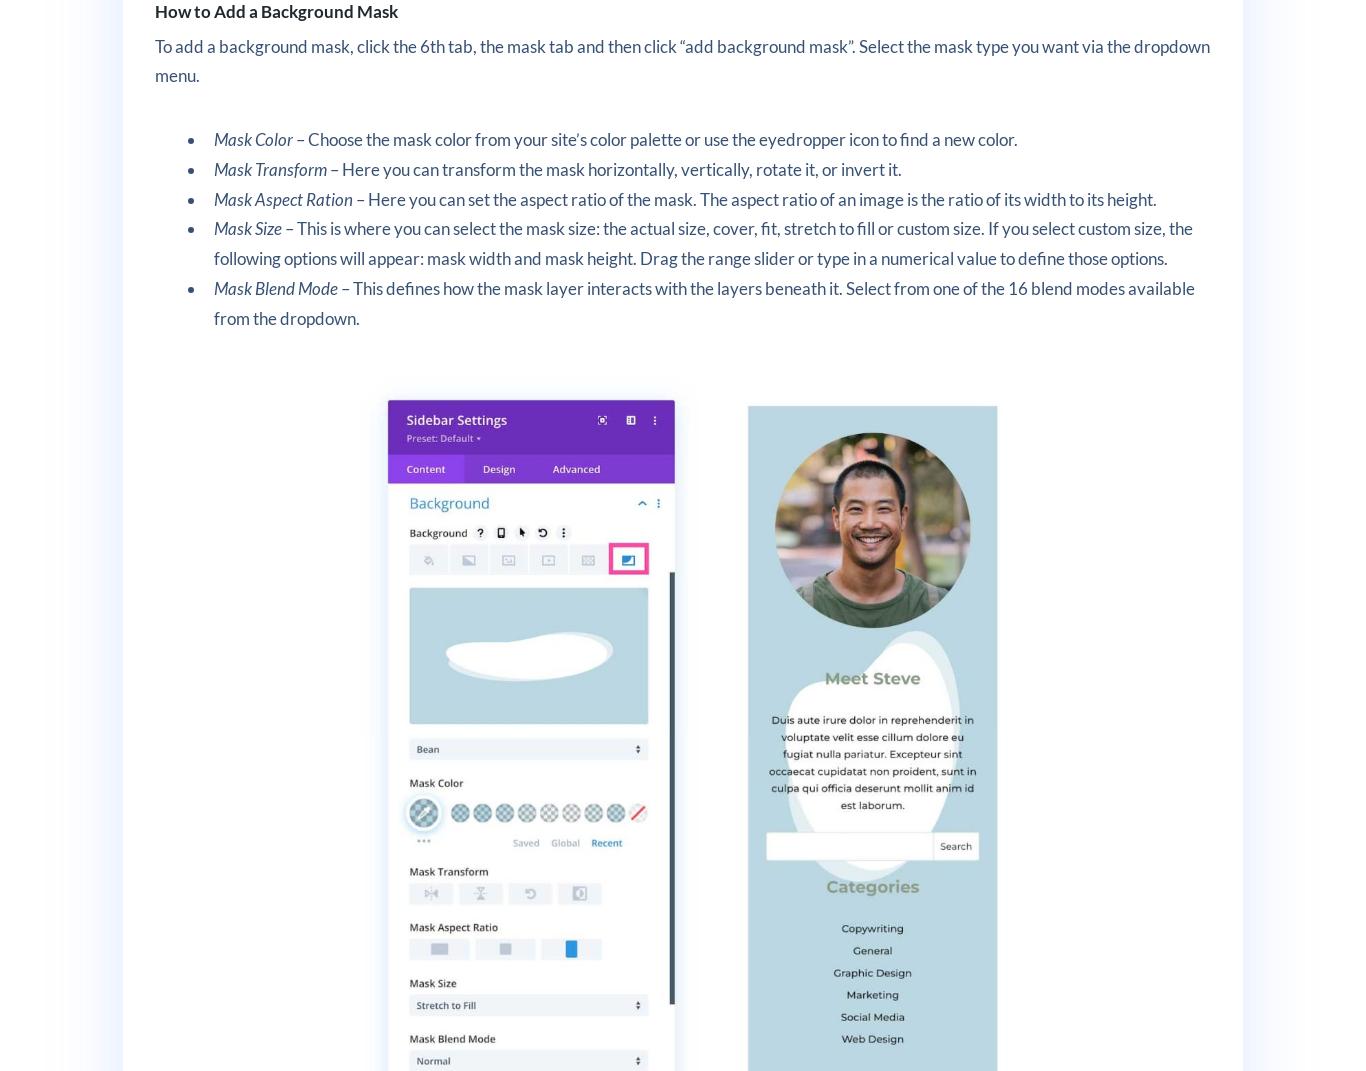 The width and height of the screenshot is (1366, 1071). What do you see at coordinates (680, 59) in the screenshot?
I see `'To add a background mask, click the 6th tab, the mask tab and then click “add background mask”. Select the mask type you want via the dropdown menu.'` at bounding box center [680, 59].